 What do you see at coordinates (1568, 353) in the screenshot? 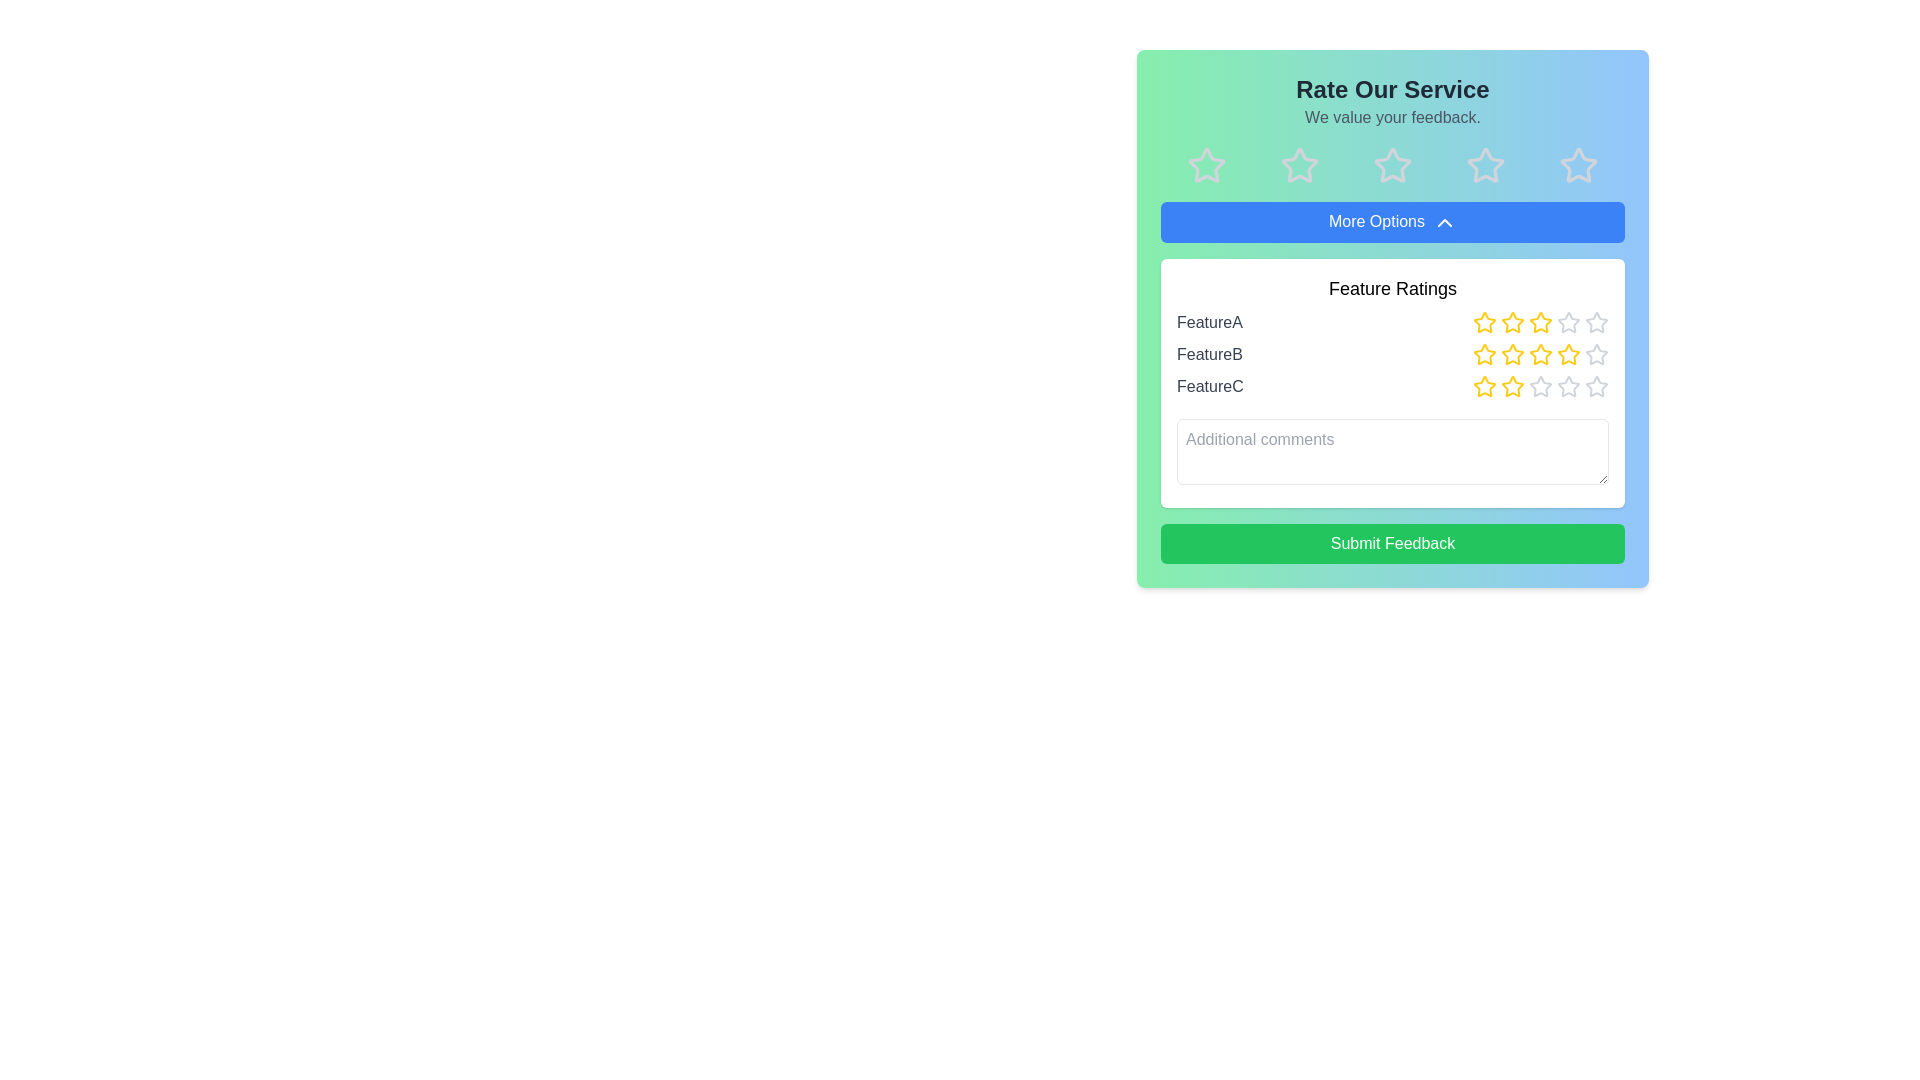
I see `the fourth star in the five-star rating system for 'FeatureB' in the 'Feature Ratings' section using keyboard navigation` at bounding box center [1568, 353].